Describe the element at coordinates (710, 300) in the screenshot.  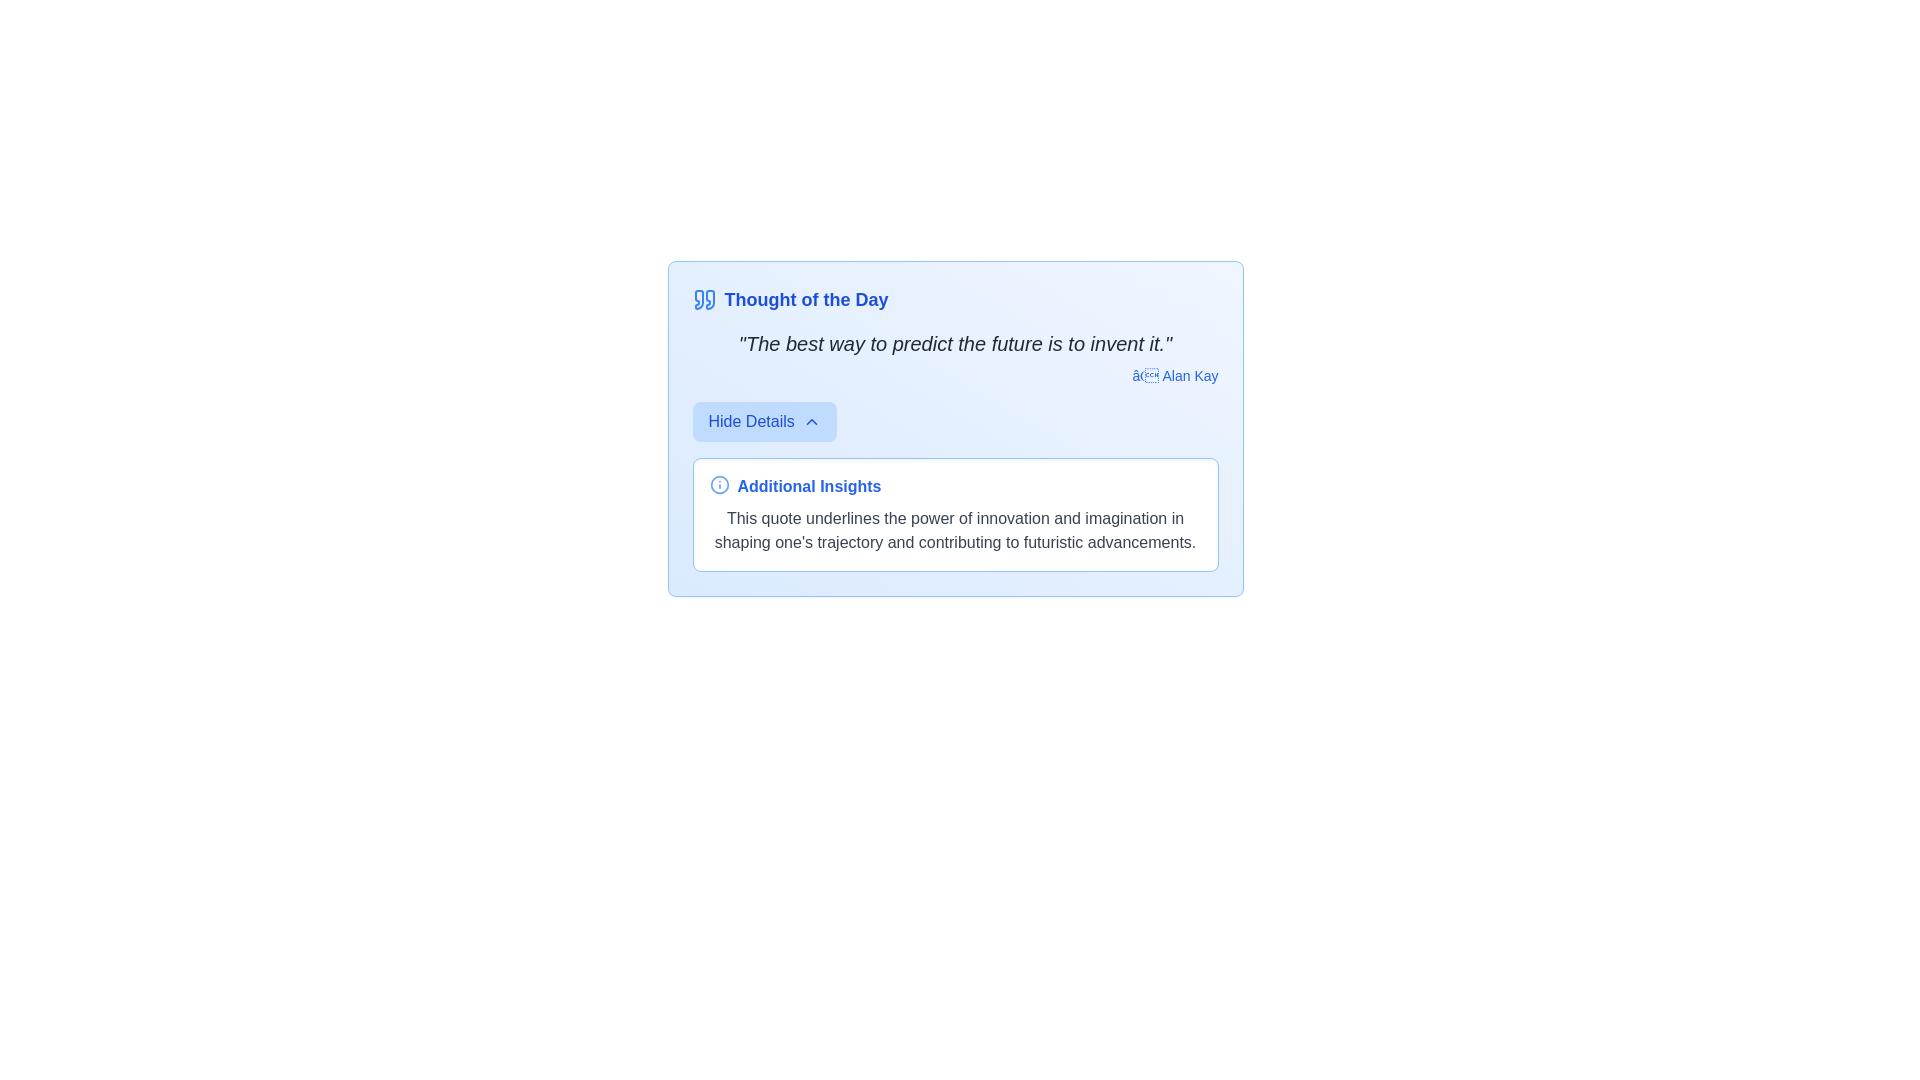
I see `the stylized quotation mark icon outlined in blue, which is the second part of a two-part quotation icon located near the top-left of the card` at that location.